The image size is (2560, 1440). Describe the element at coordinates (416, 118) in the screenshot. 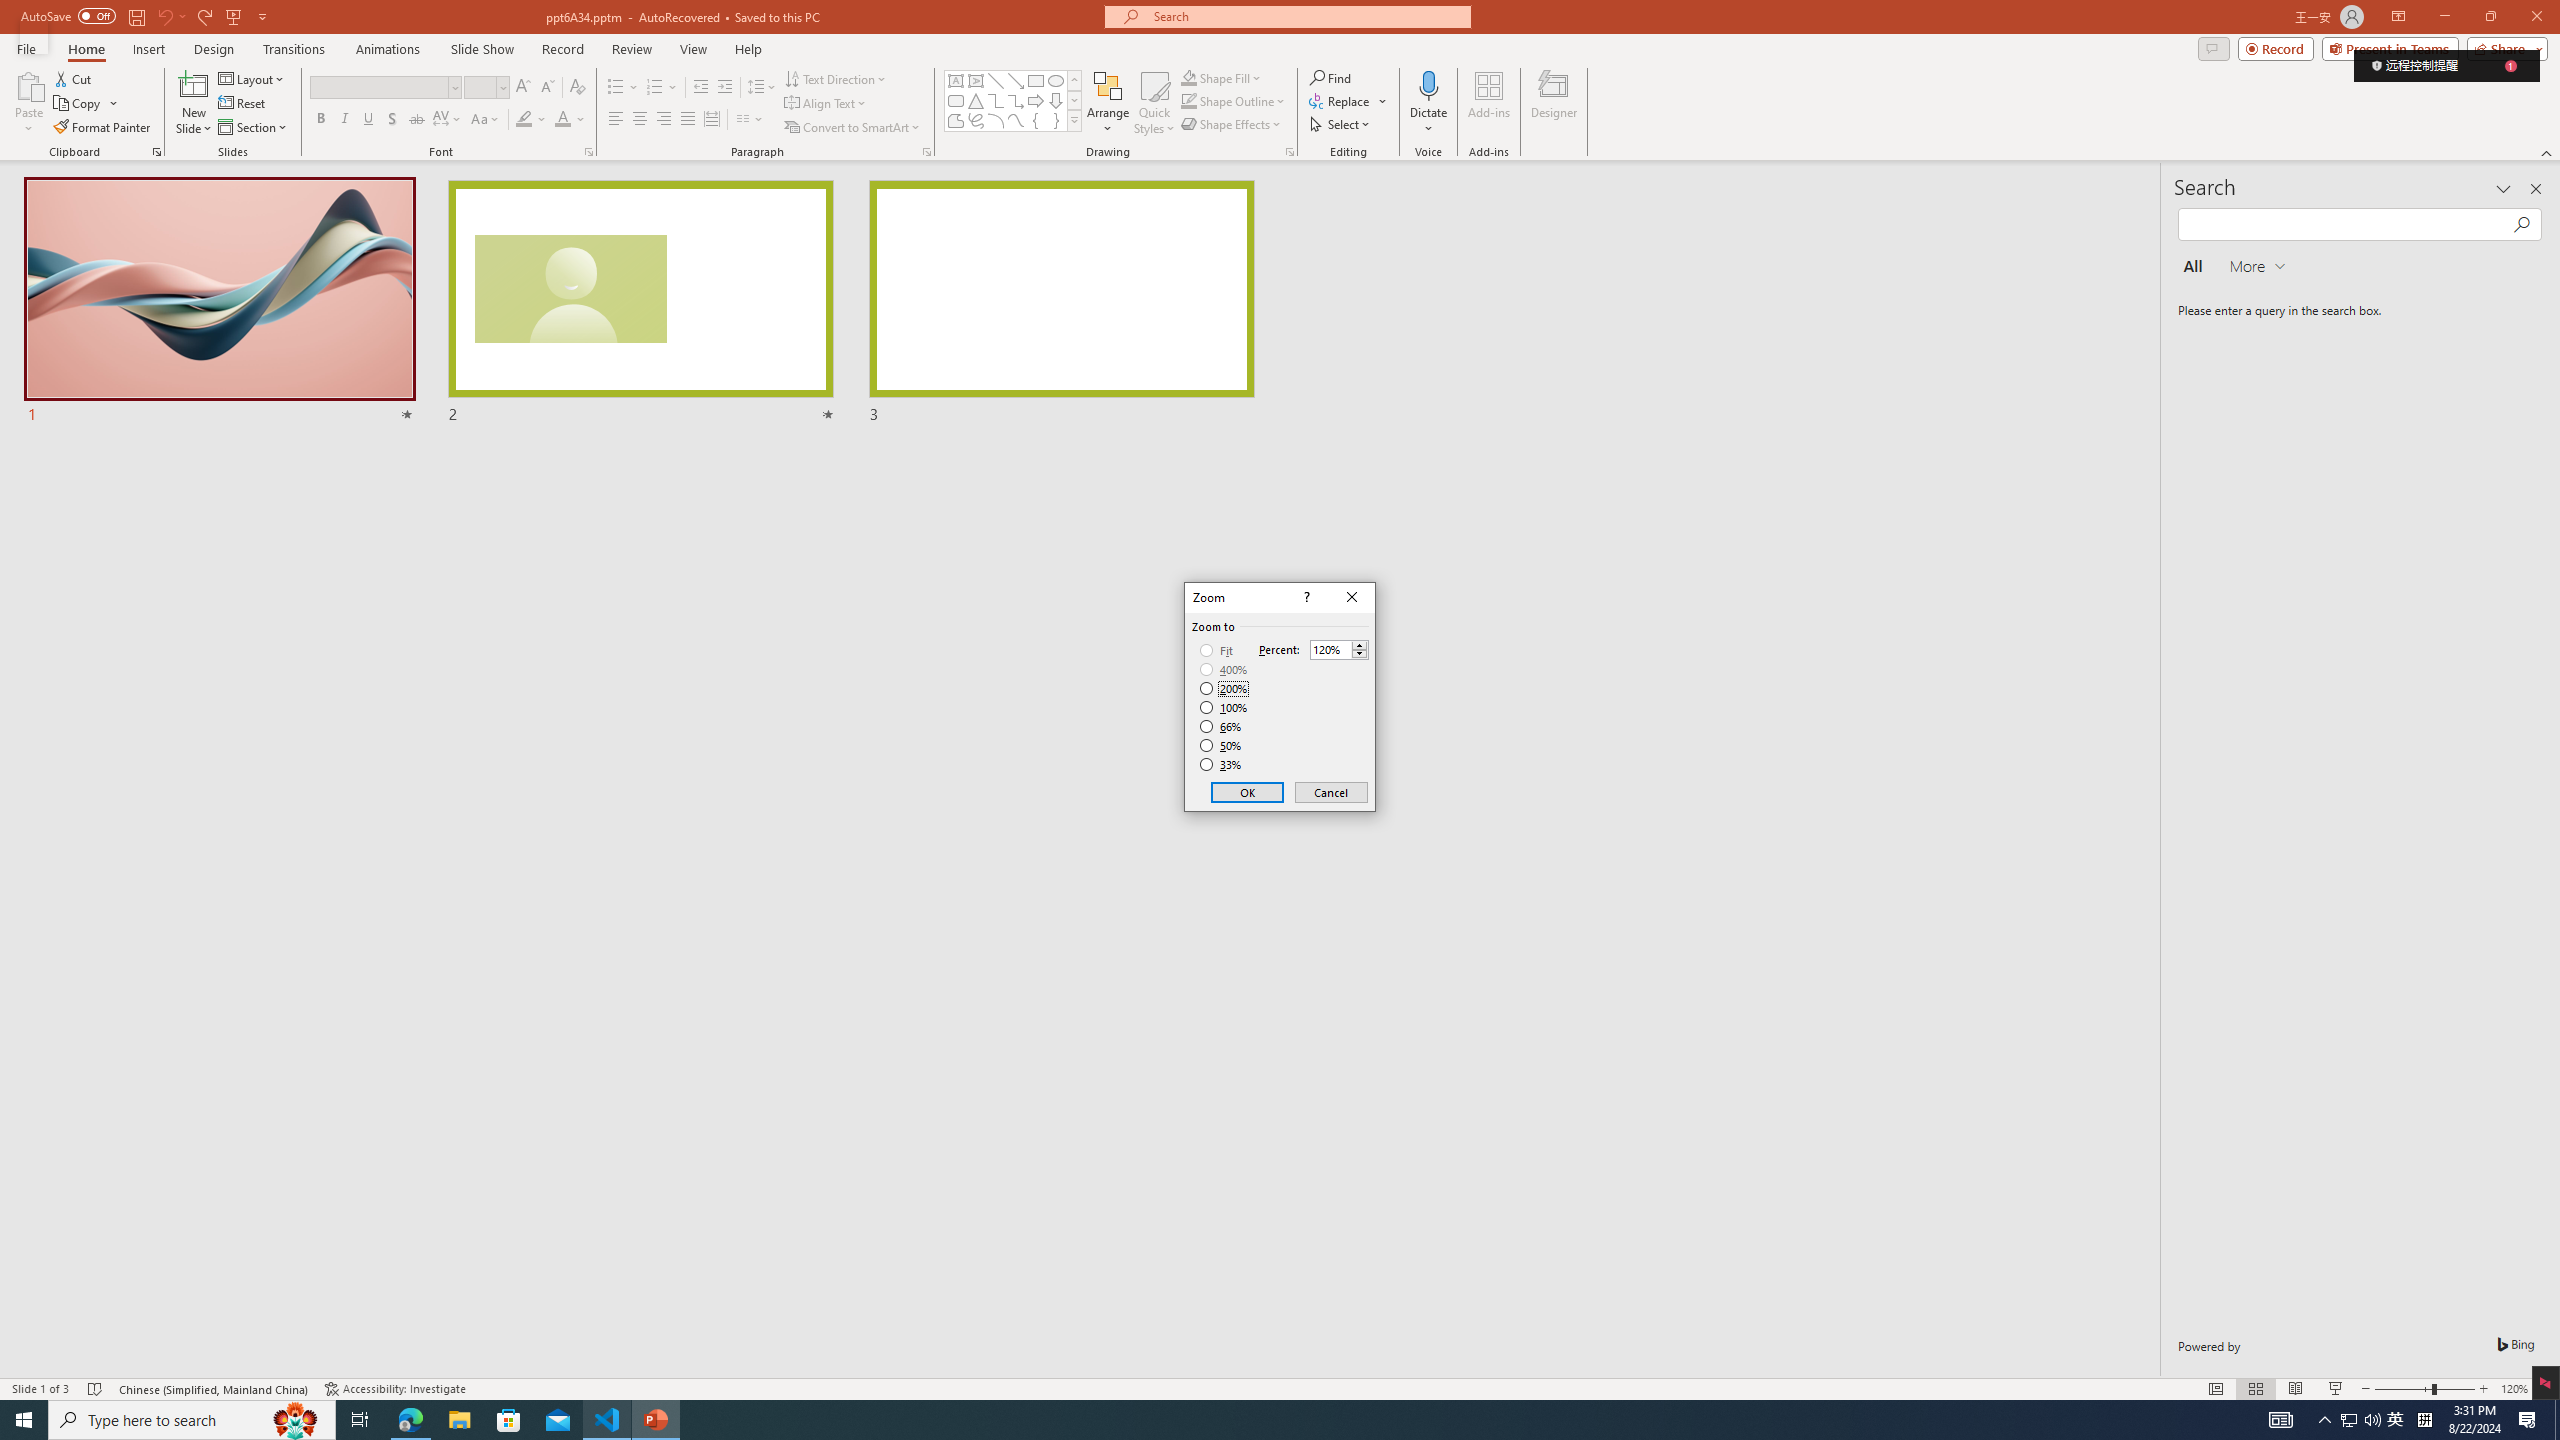

I see `'Strikethrough'` at that location.